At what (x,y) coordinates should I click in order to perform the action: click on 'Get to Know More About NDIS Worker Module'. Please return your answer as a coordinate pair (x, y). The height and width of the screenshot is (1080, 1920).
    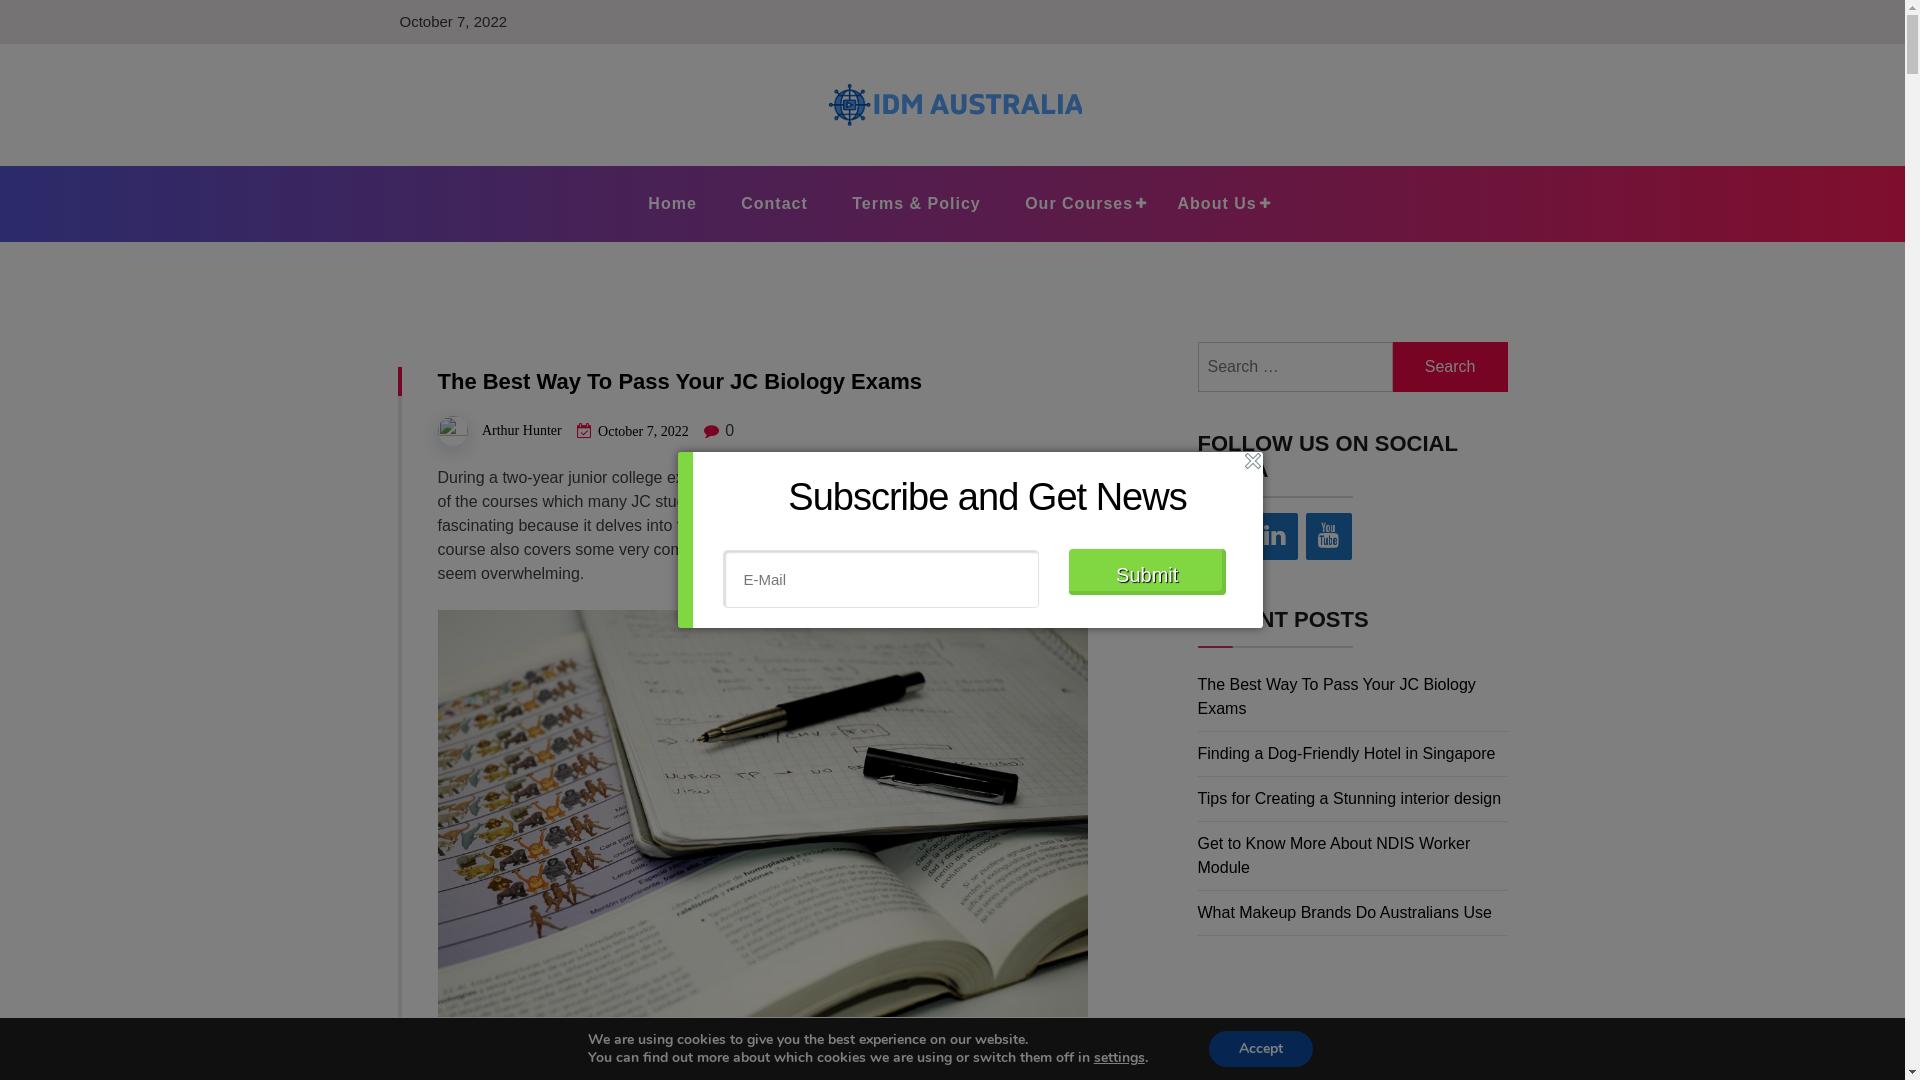
    Looking at the image, I should click on (1198, 855).